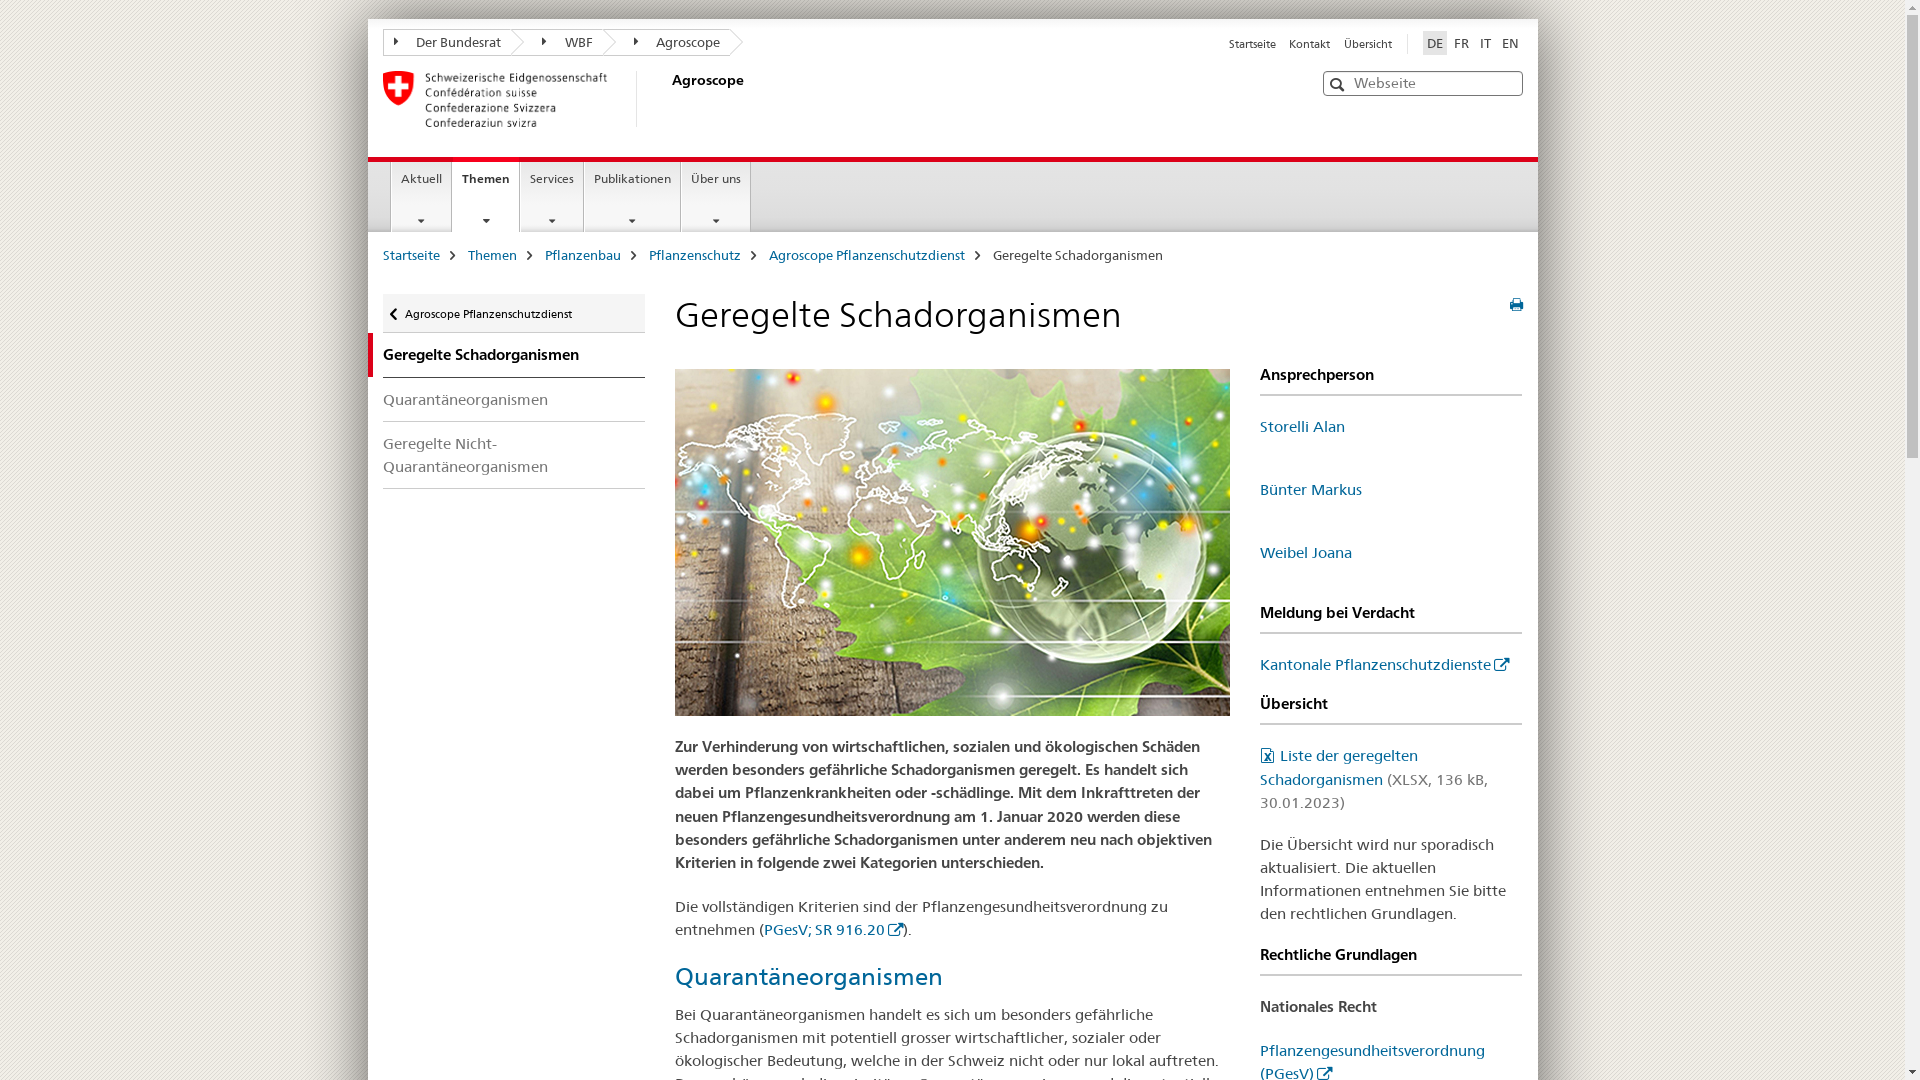  What do you see at coordinates (1251, 43) in the screenshot?
I see `'Startseite'` at bounding box center [1251, 43].